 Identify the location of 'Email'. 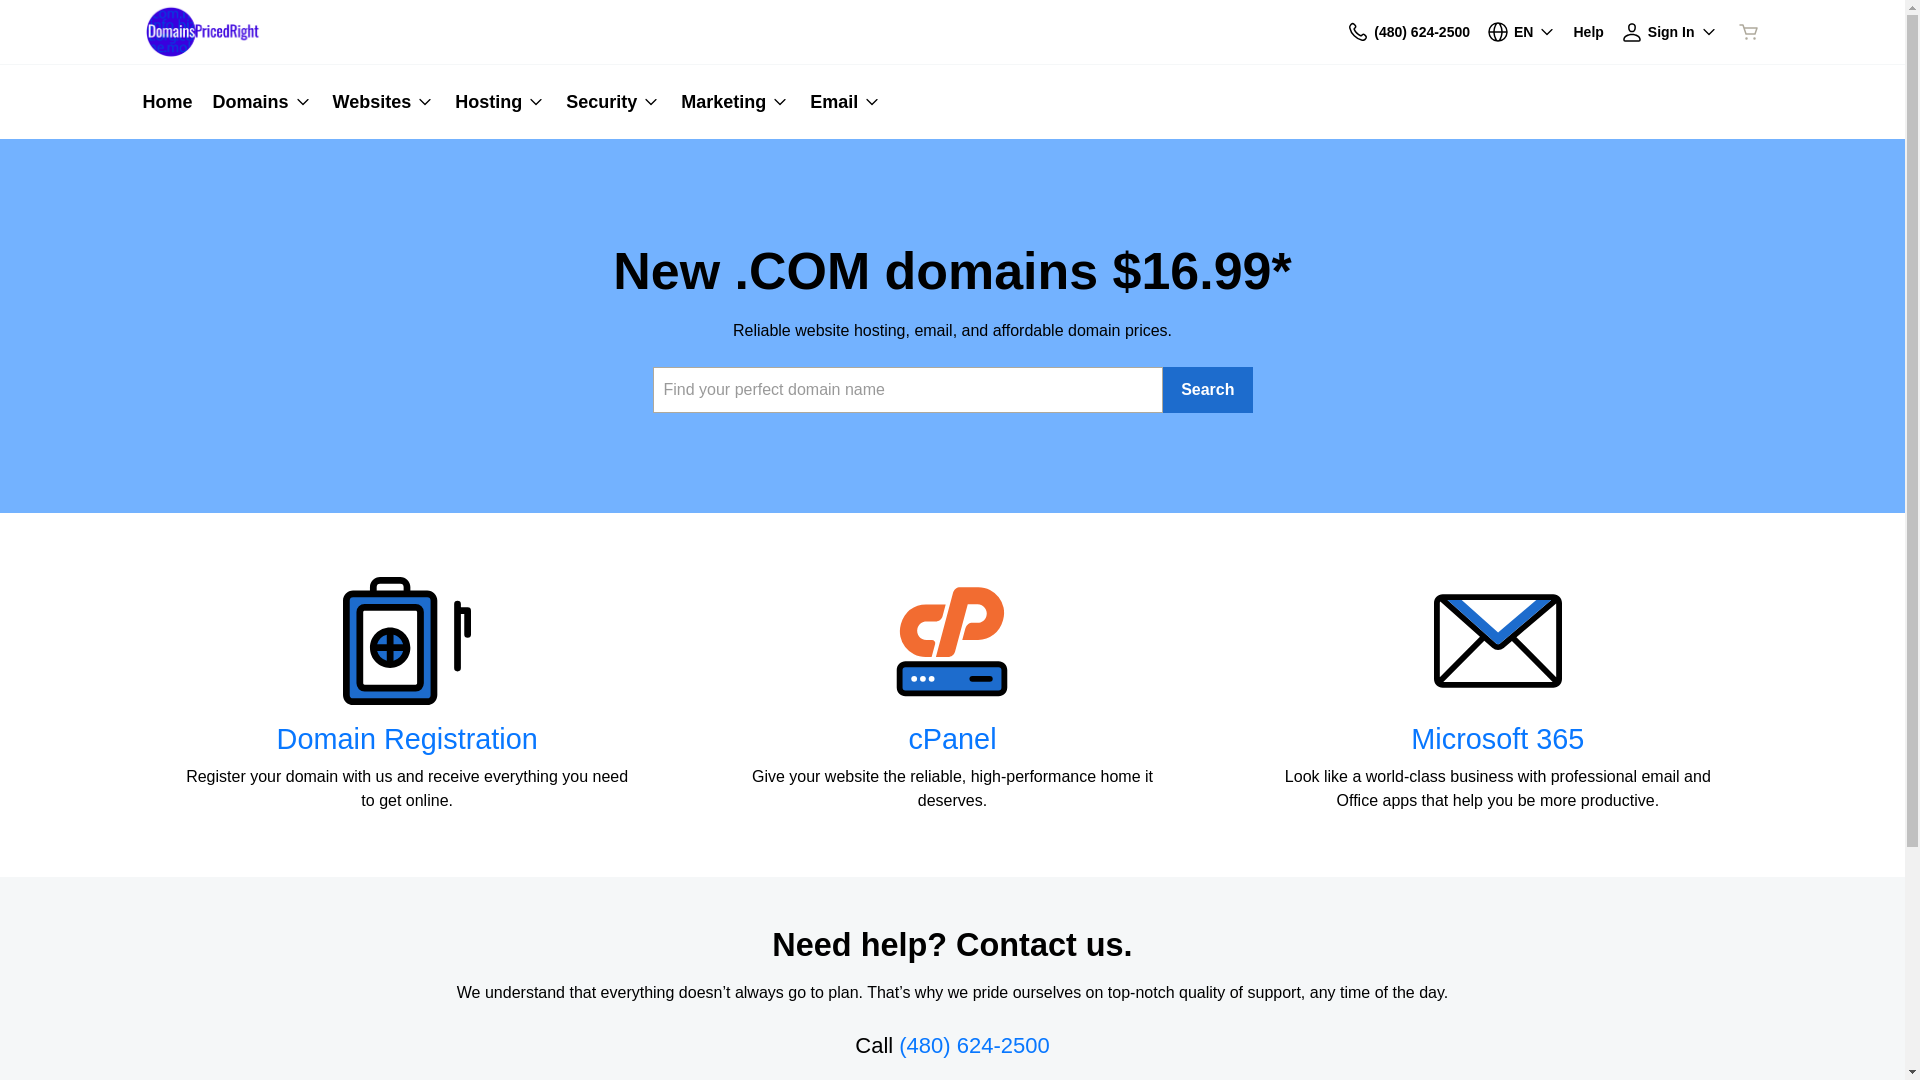
(840, 101).